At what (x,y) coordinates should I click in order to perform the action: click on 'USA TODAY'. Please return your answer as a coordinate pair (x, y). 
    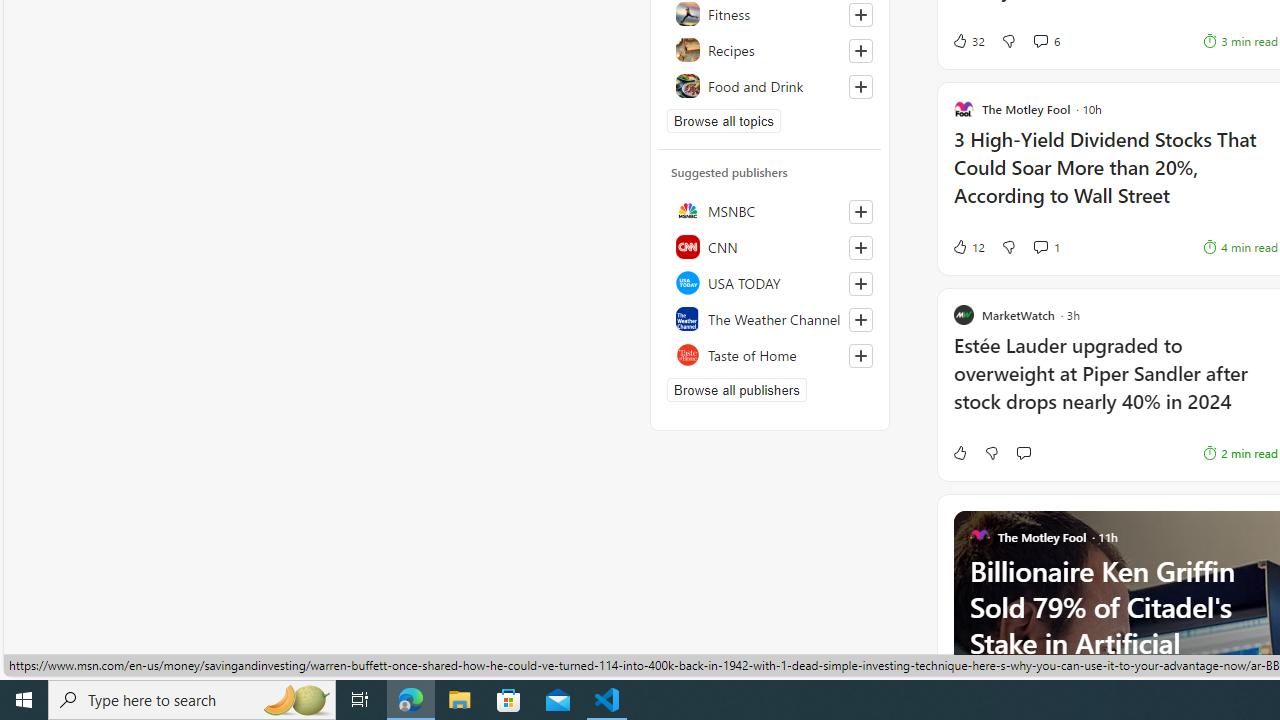
    Looking at the image, I should click on (769, 282).